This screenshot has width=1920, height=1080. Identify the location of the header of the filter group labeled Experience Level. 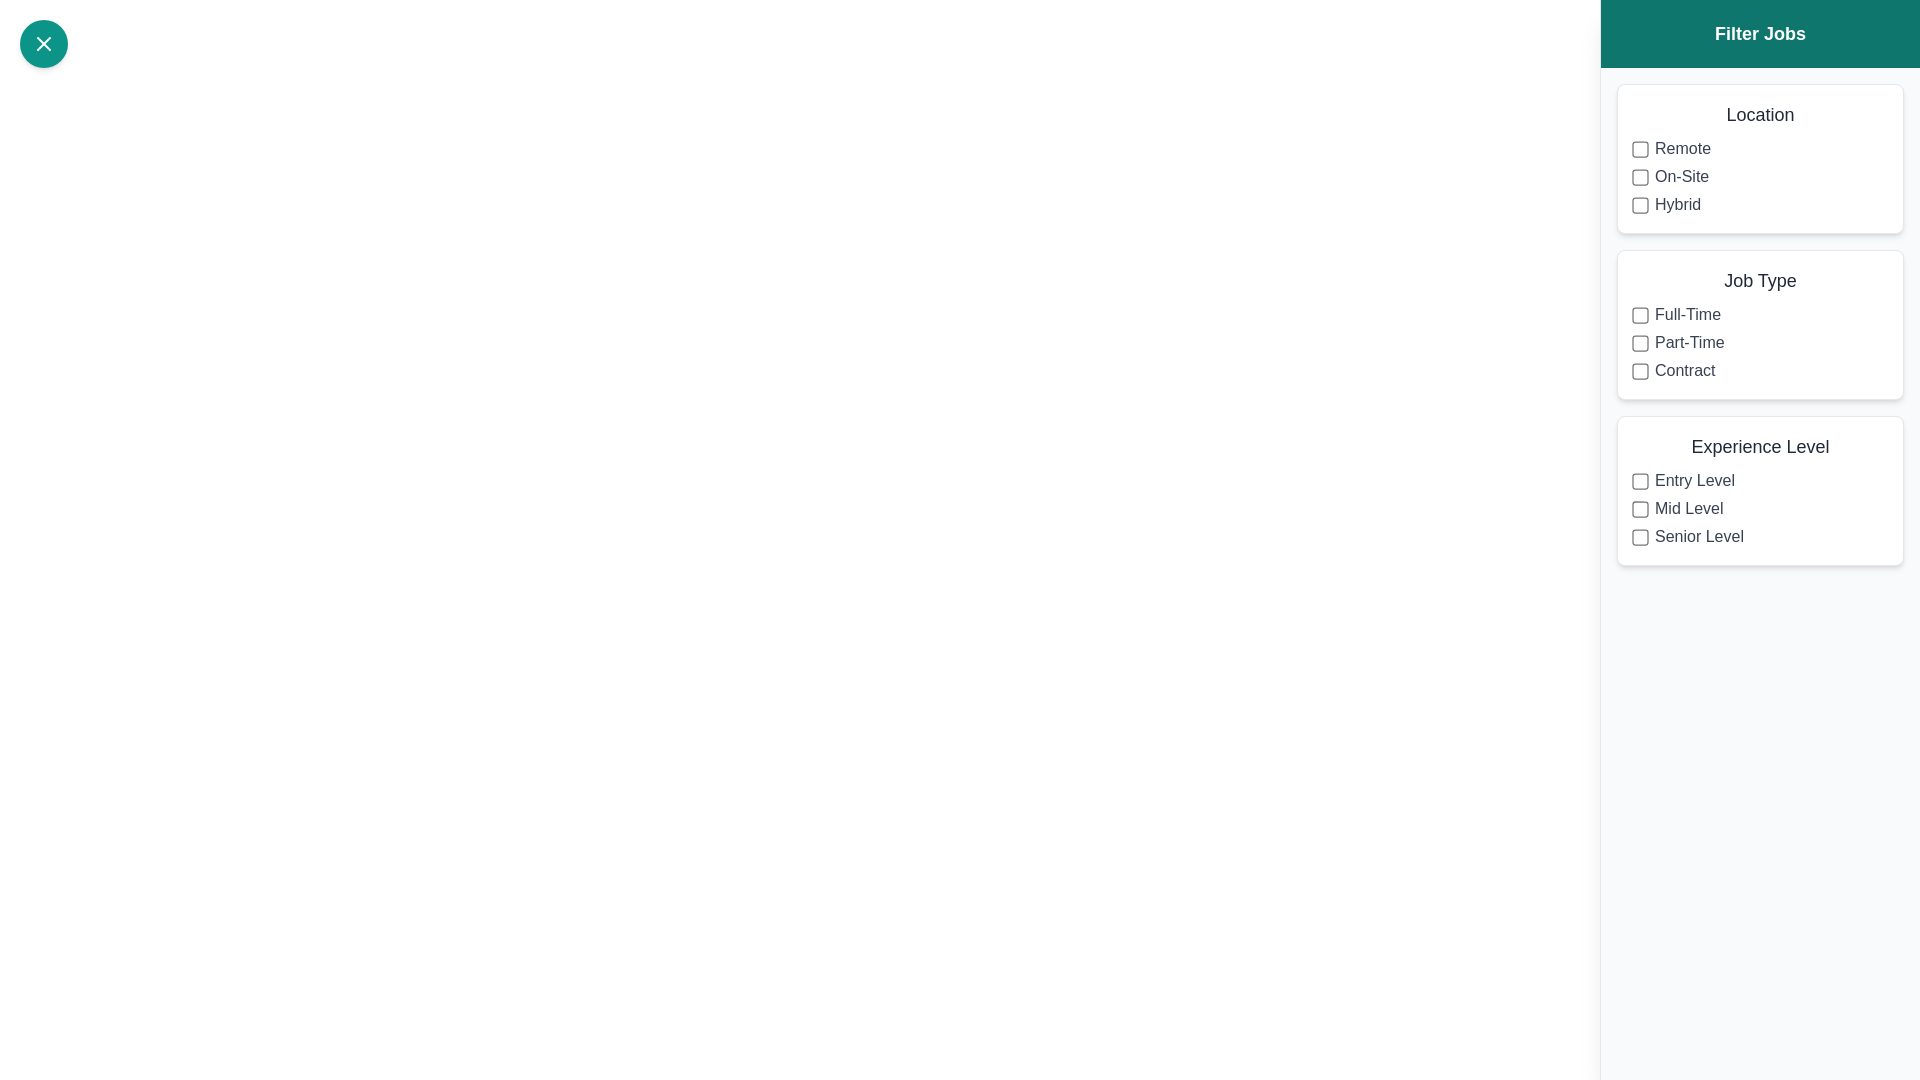
(1760, 446).